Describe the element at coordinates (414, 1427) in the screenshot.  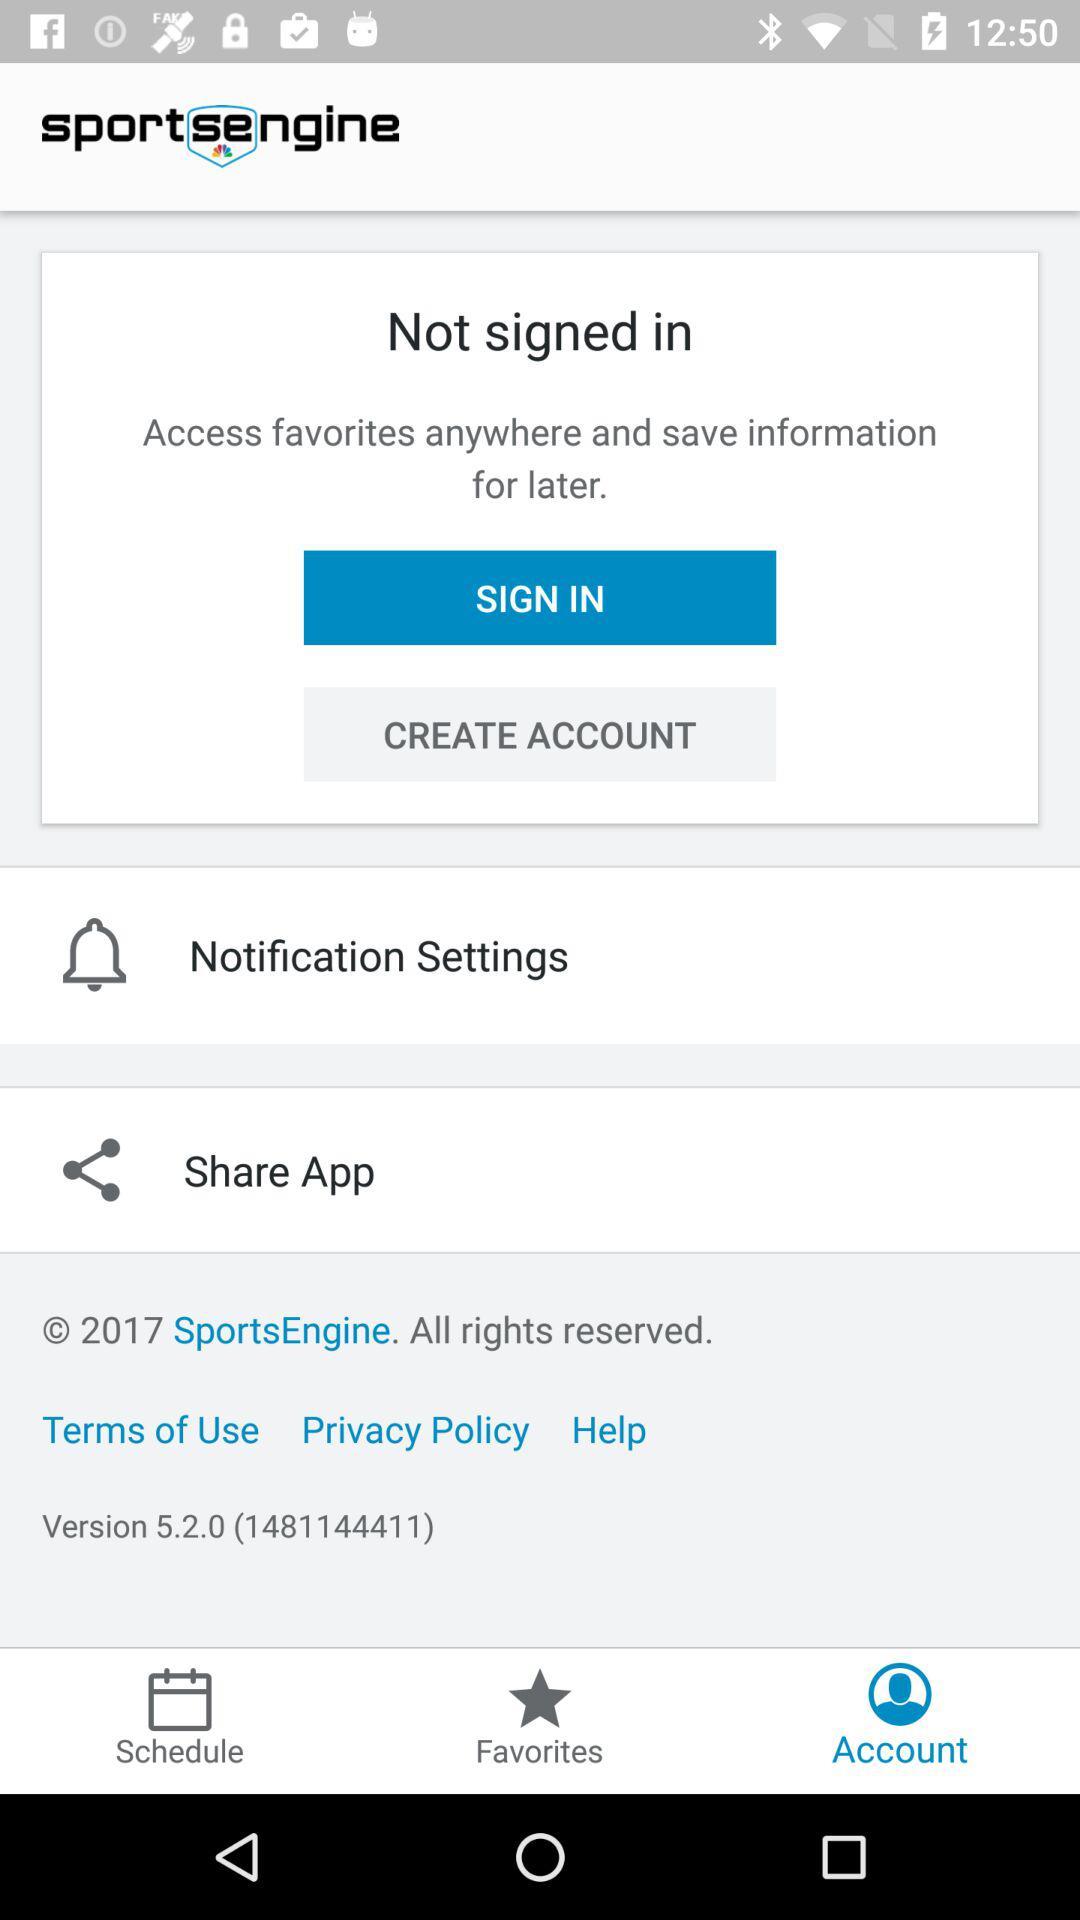
I see `the privacy policy` at that location.